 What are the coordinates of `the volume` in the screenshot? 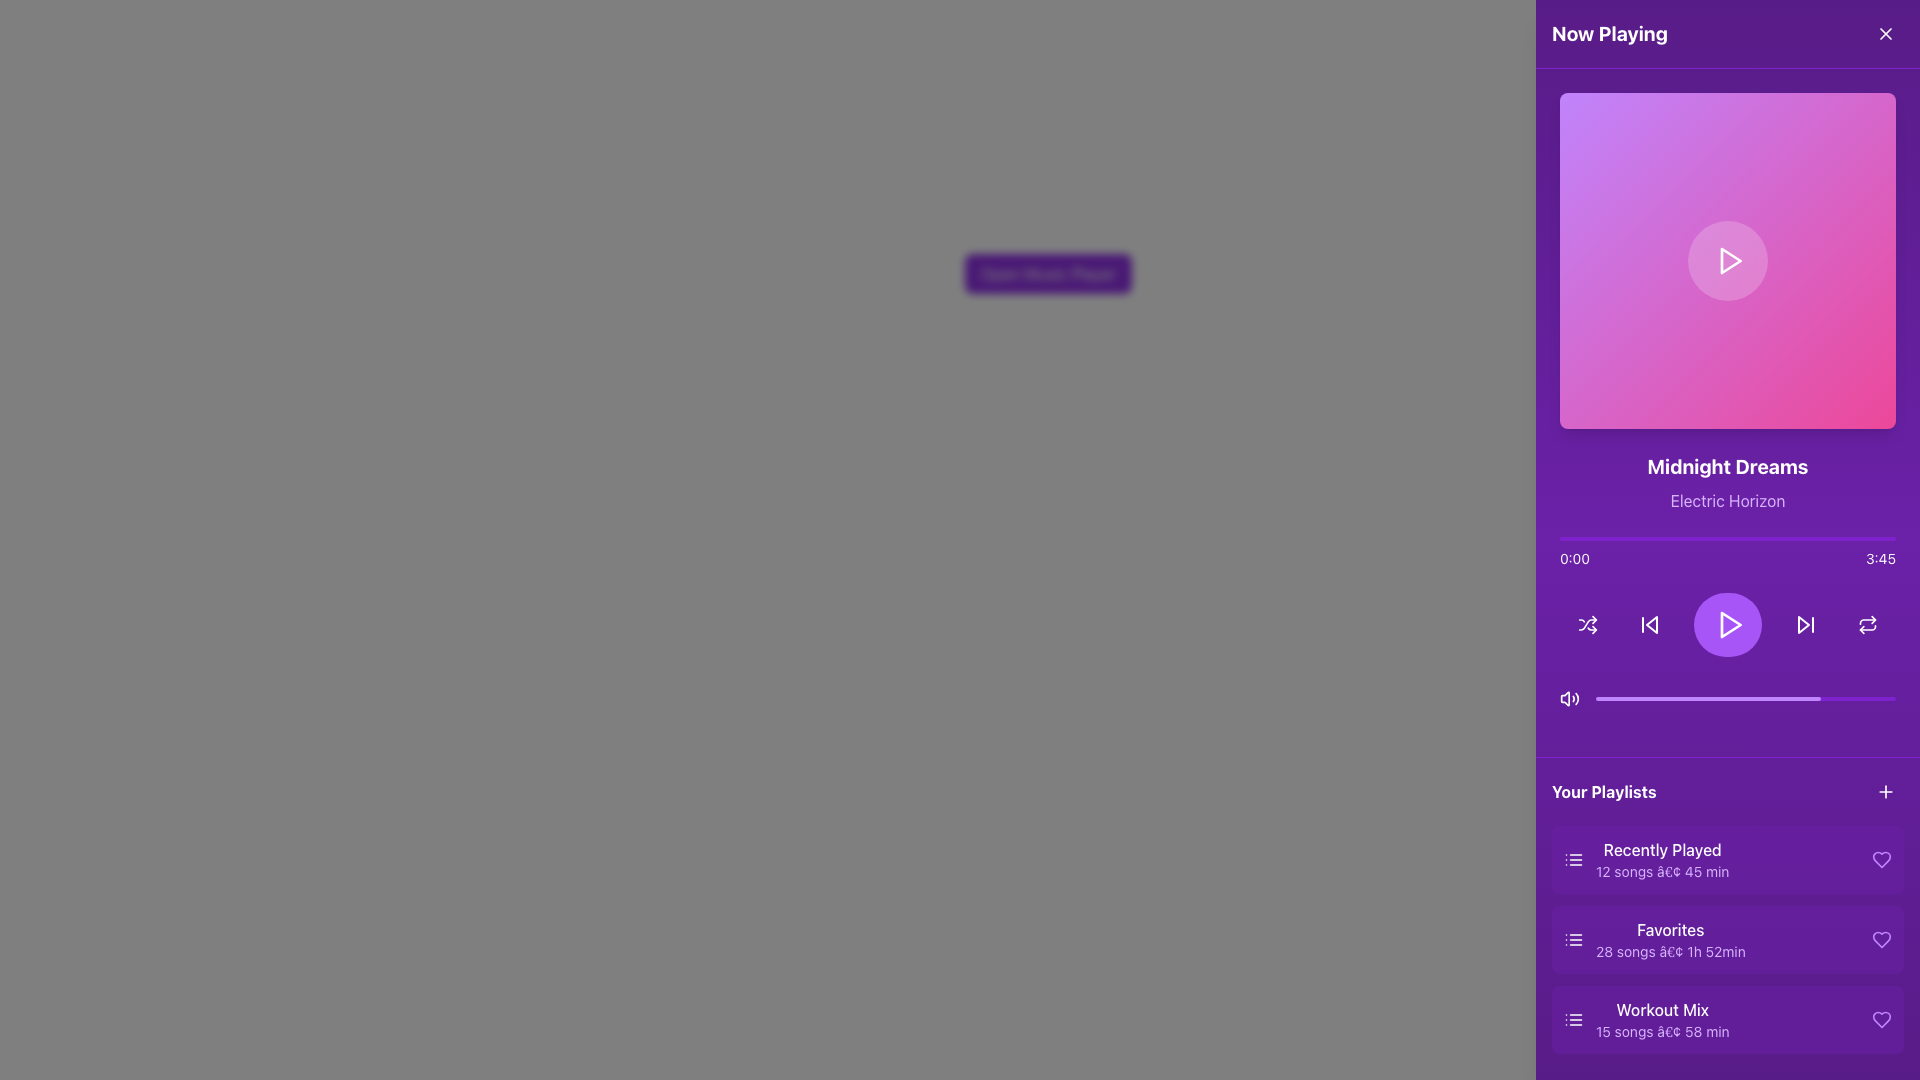 It's located at (1723, 697).